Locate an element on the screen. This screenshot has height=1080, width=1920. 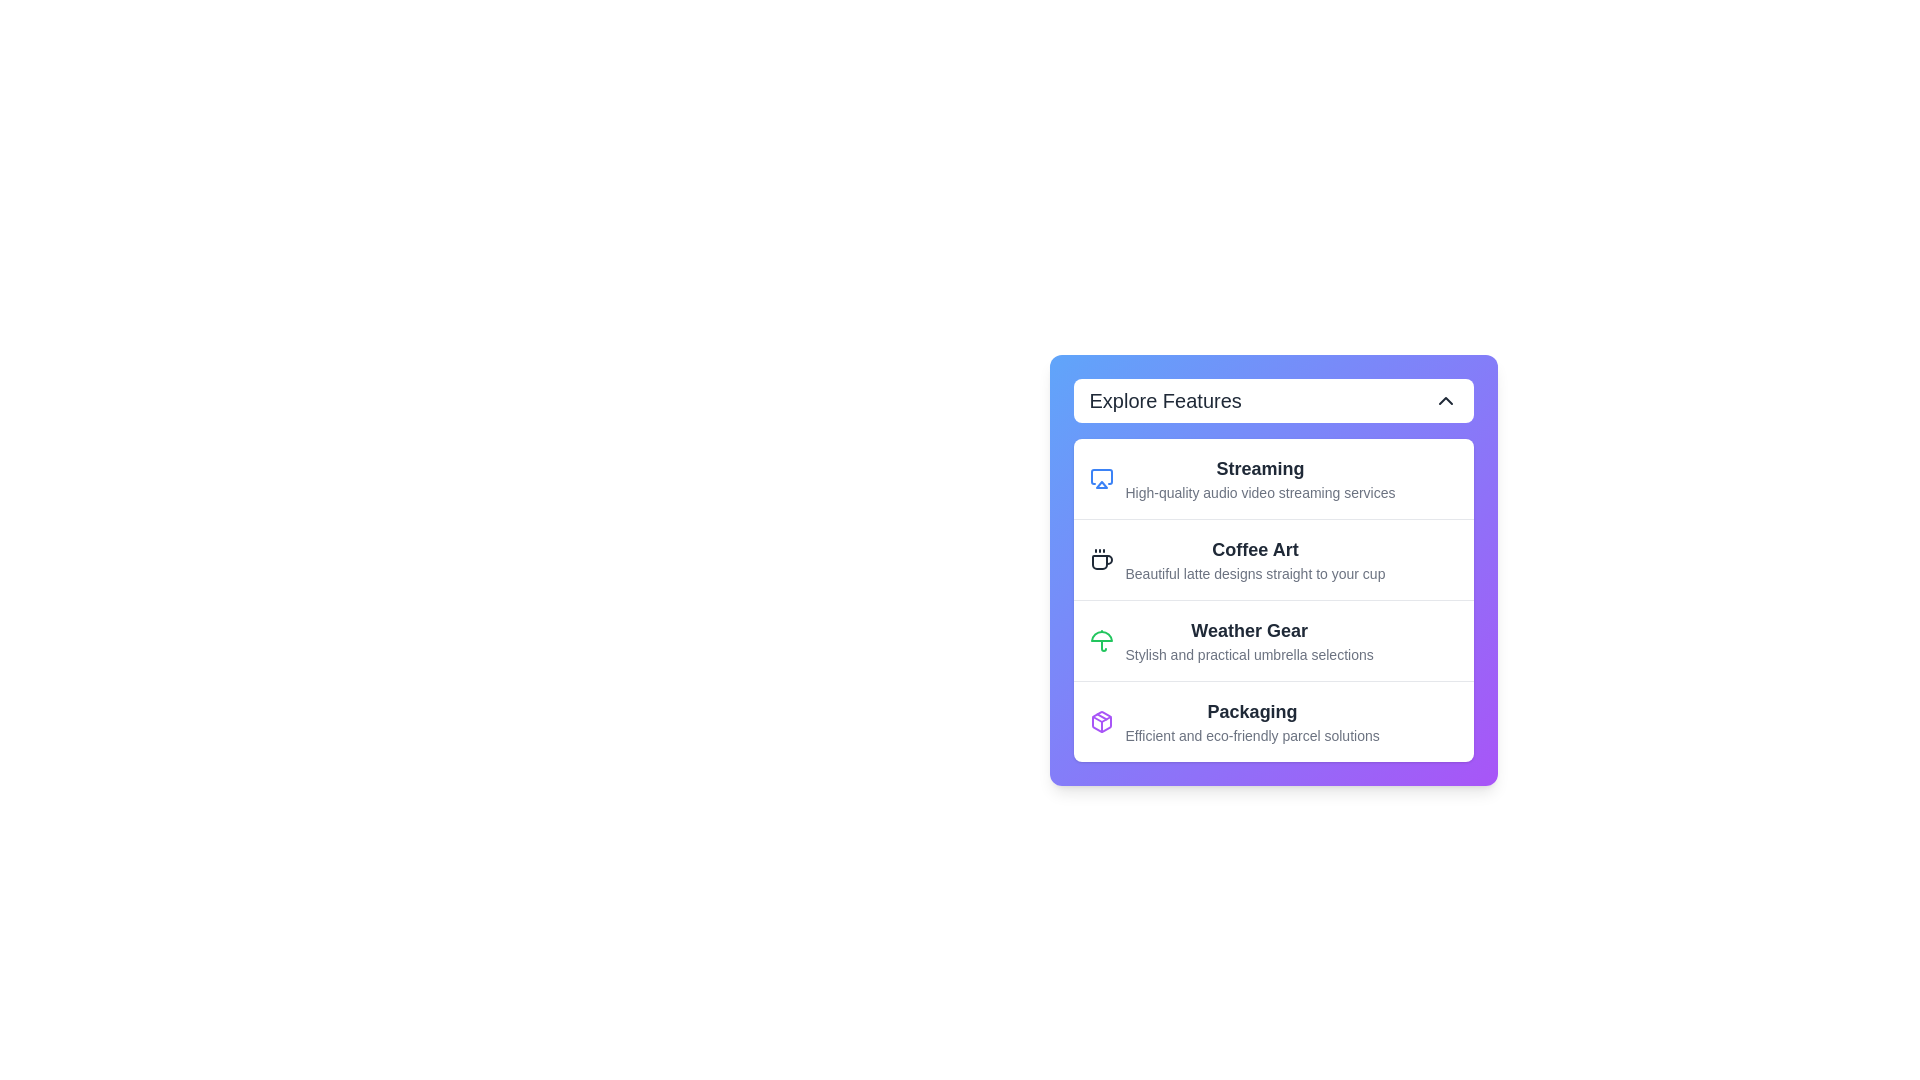
the 'Packaging' title in the vertical menu under 'Explore Features' is located at coordinates (1251, 711).